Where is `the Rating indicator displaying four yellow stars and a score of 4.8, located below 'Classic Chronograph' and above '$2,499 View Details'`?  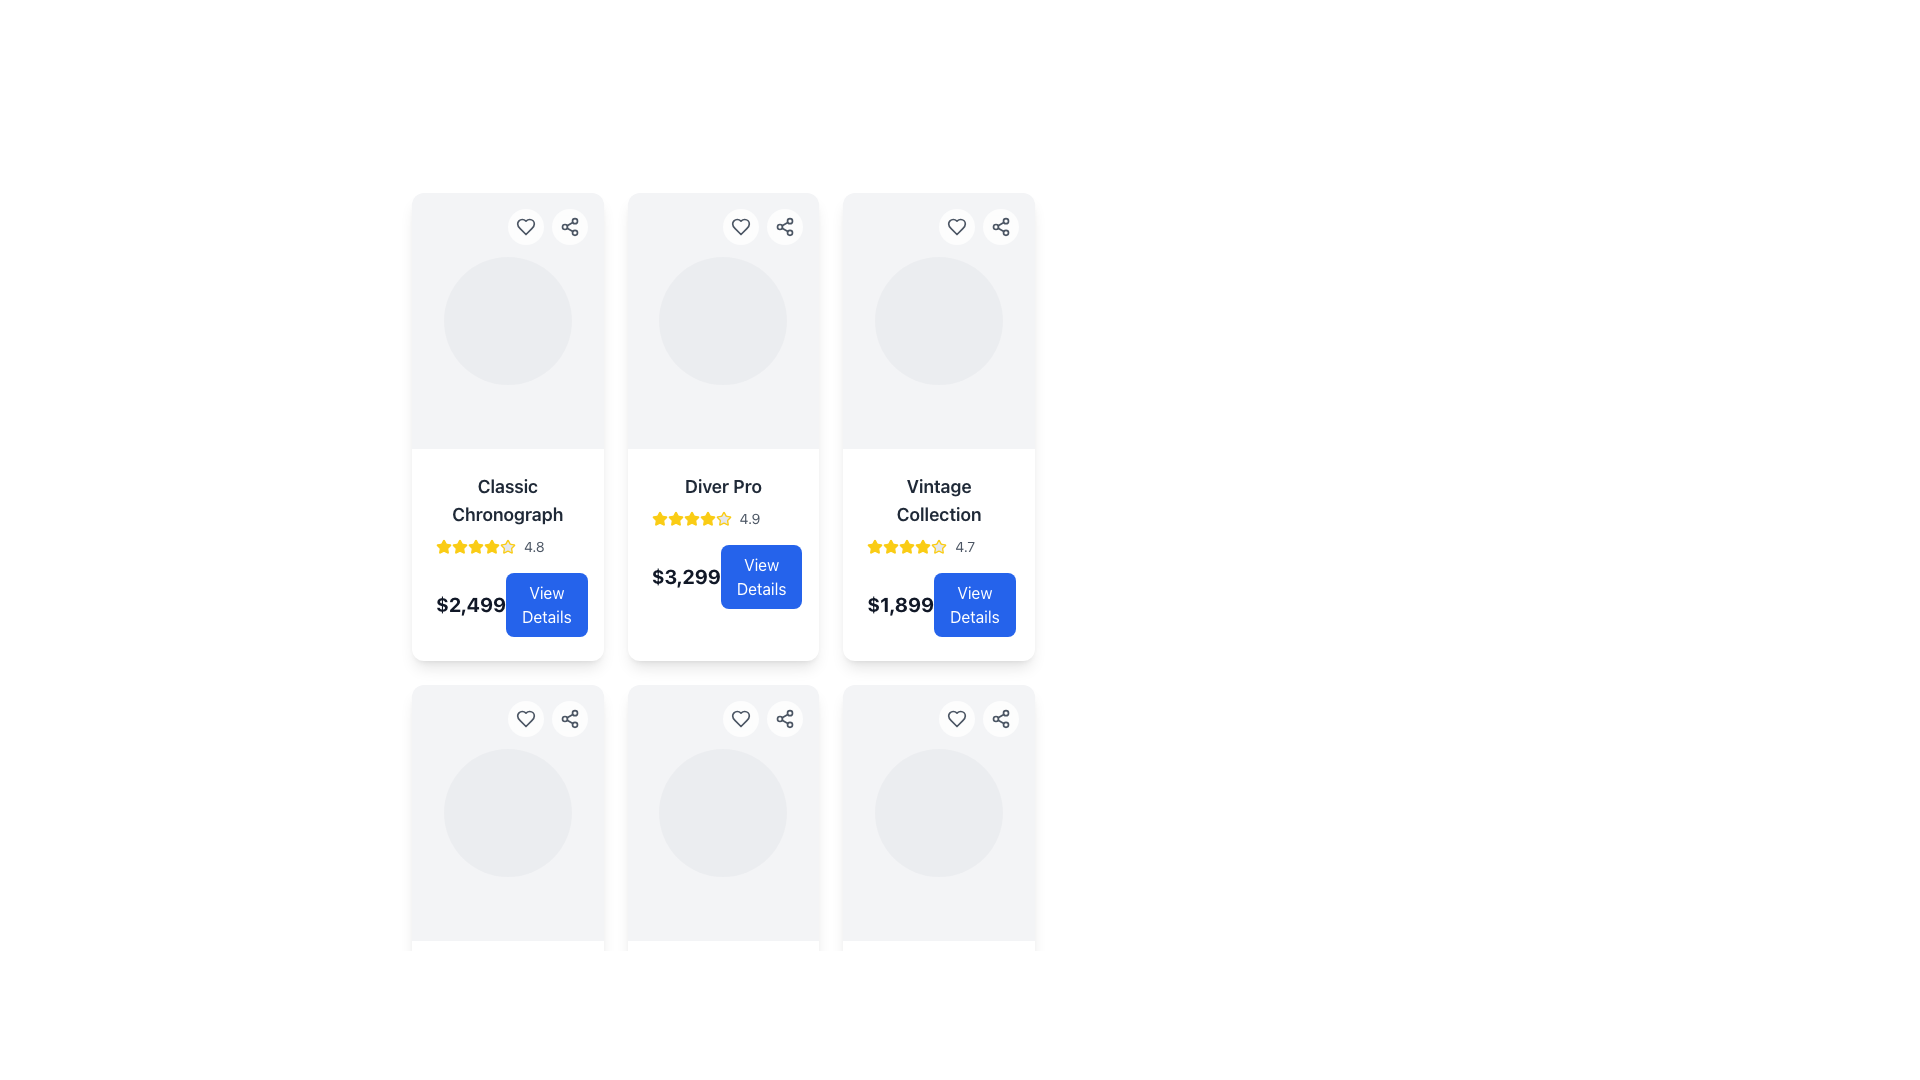
the Rating indicator displaying four yellow stars and a score of 4.8, located below 'Classic Chronograph' and above '$2,499 View Details' is located at coordinates (507, 547).